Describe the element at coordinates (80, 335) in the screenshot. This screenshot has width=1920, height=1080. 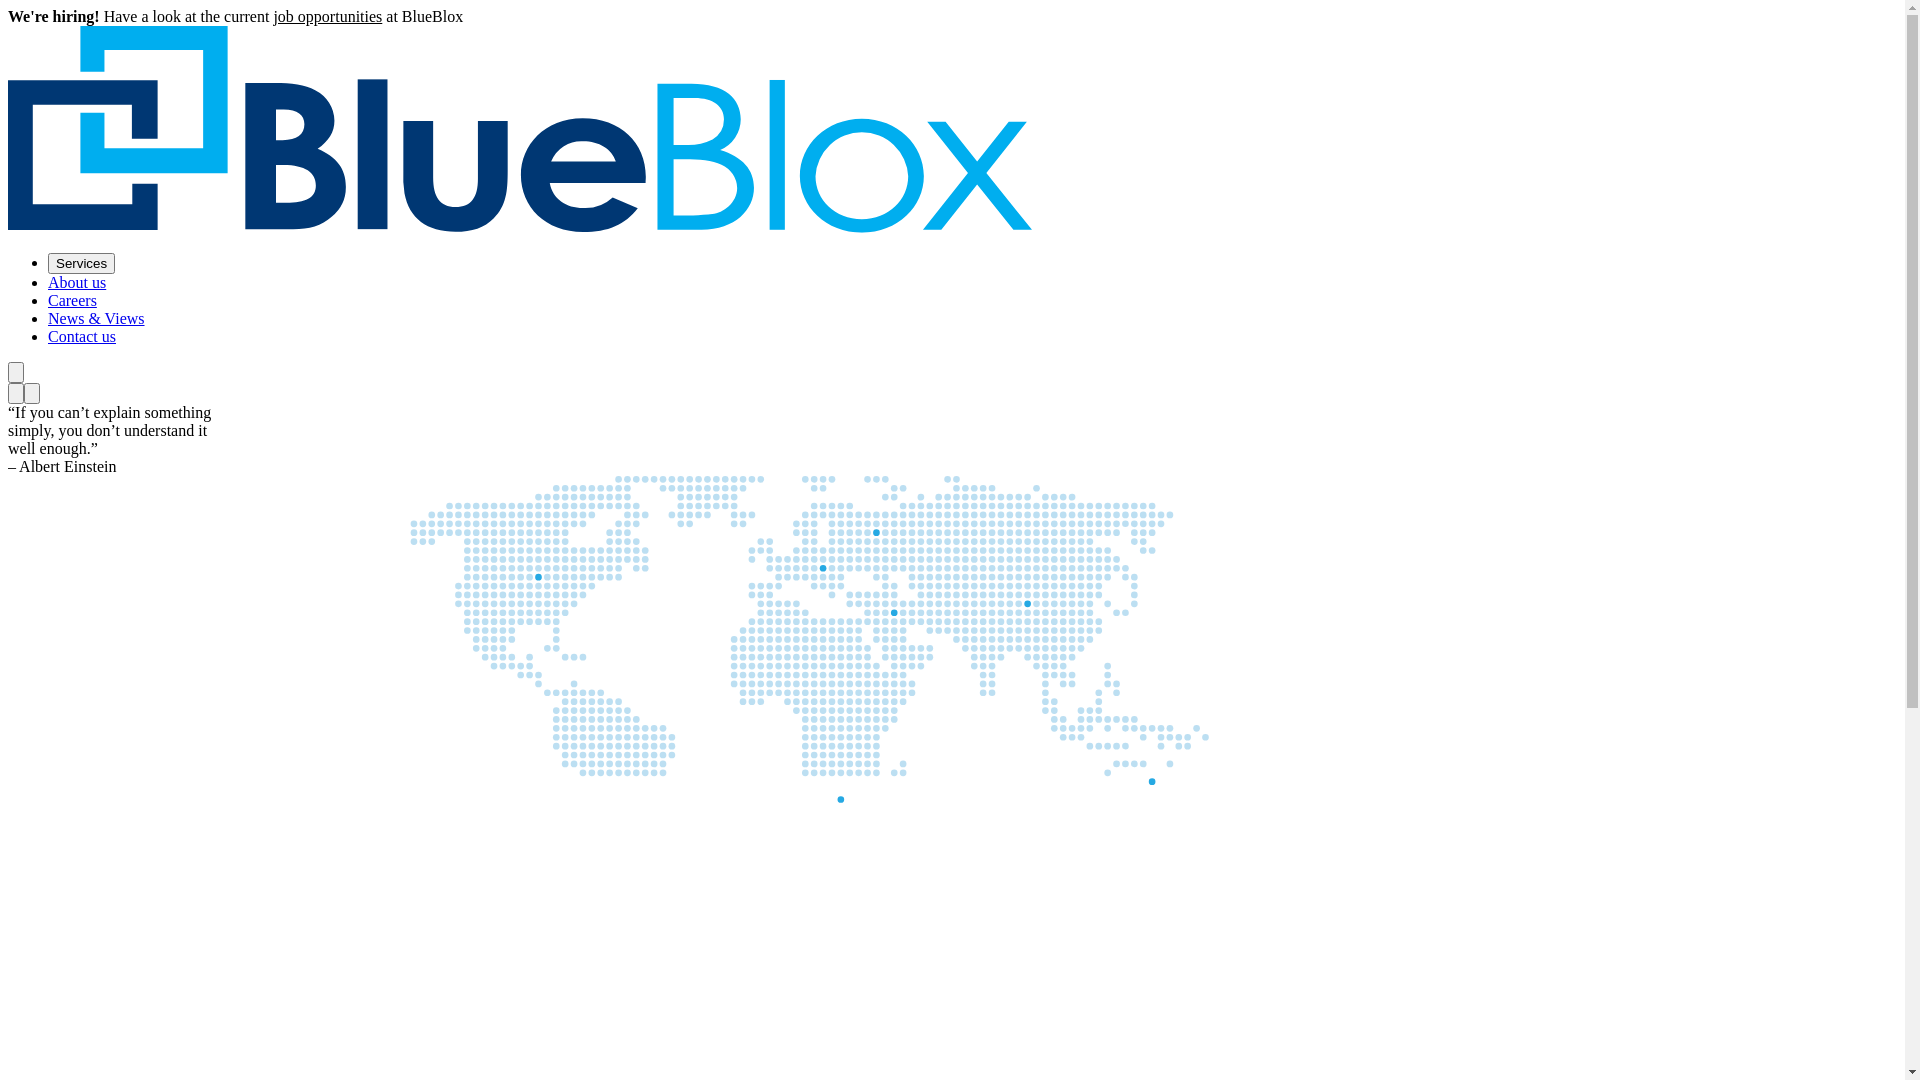
I see `'Contact us'` at that location.